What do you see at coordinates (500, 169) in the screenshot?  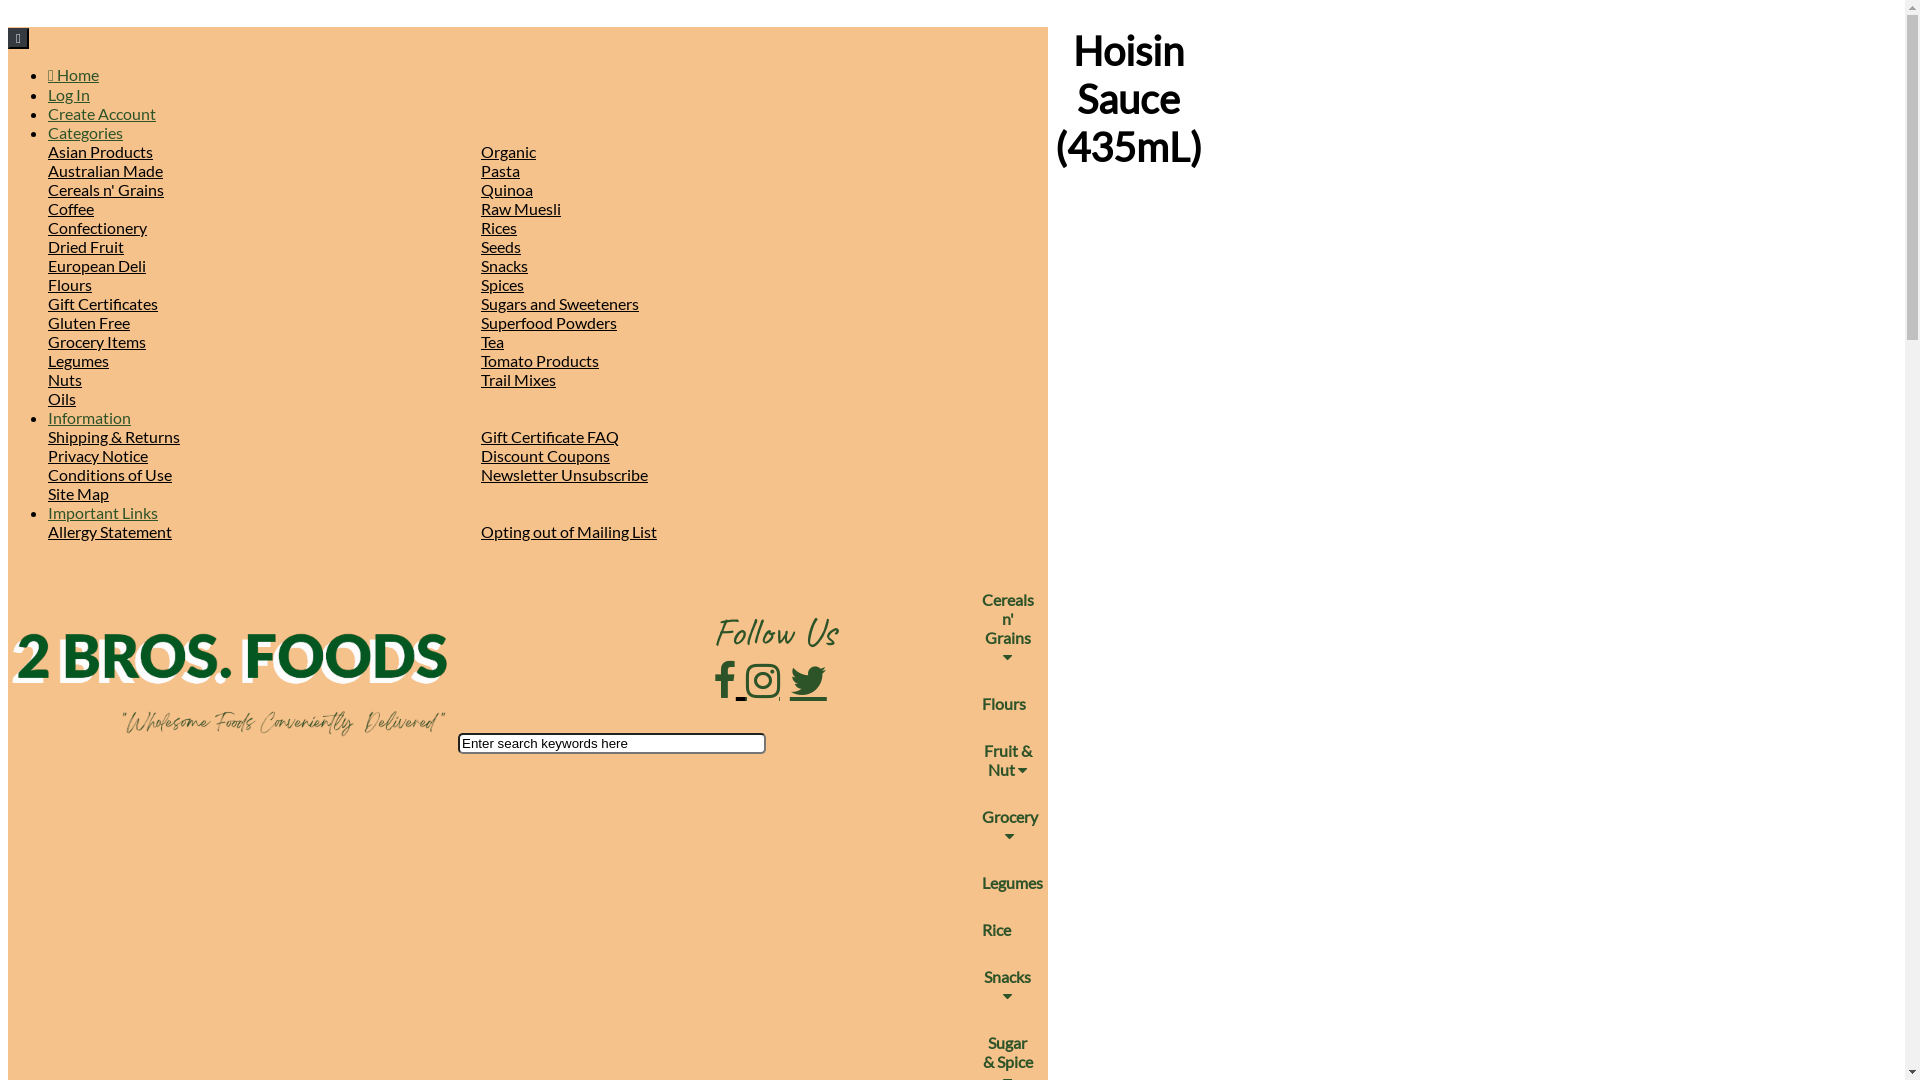 I see `'Pasta'` at bounding box center [500, 169].